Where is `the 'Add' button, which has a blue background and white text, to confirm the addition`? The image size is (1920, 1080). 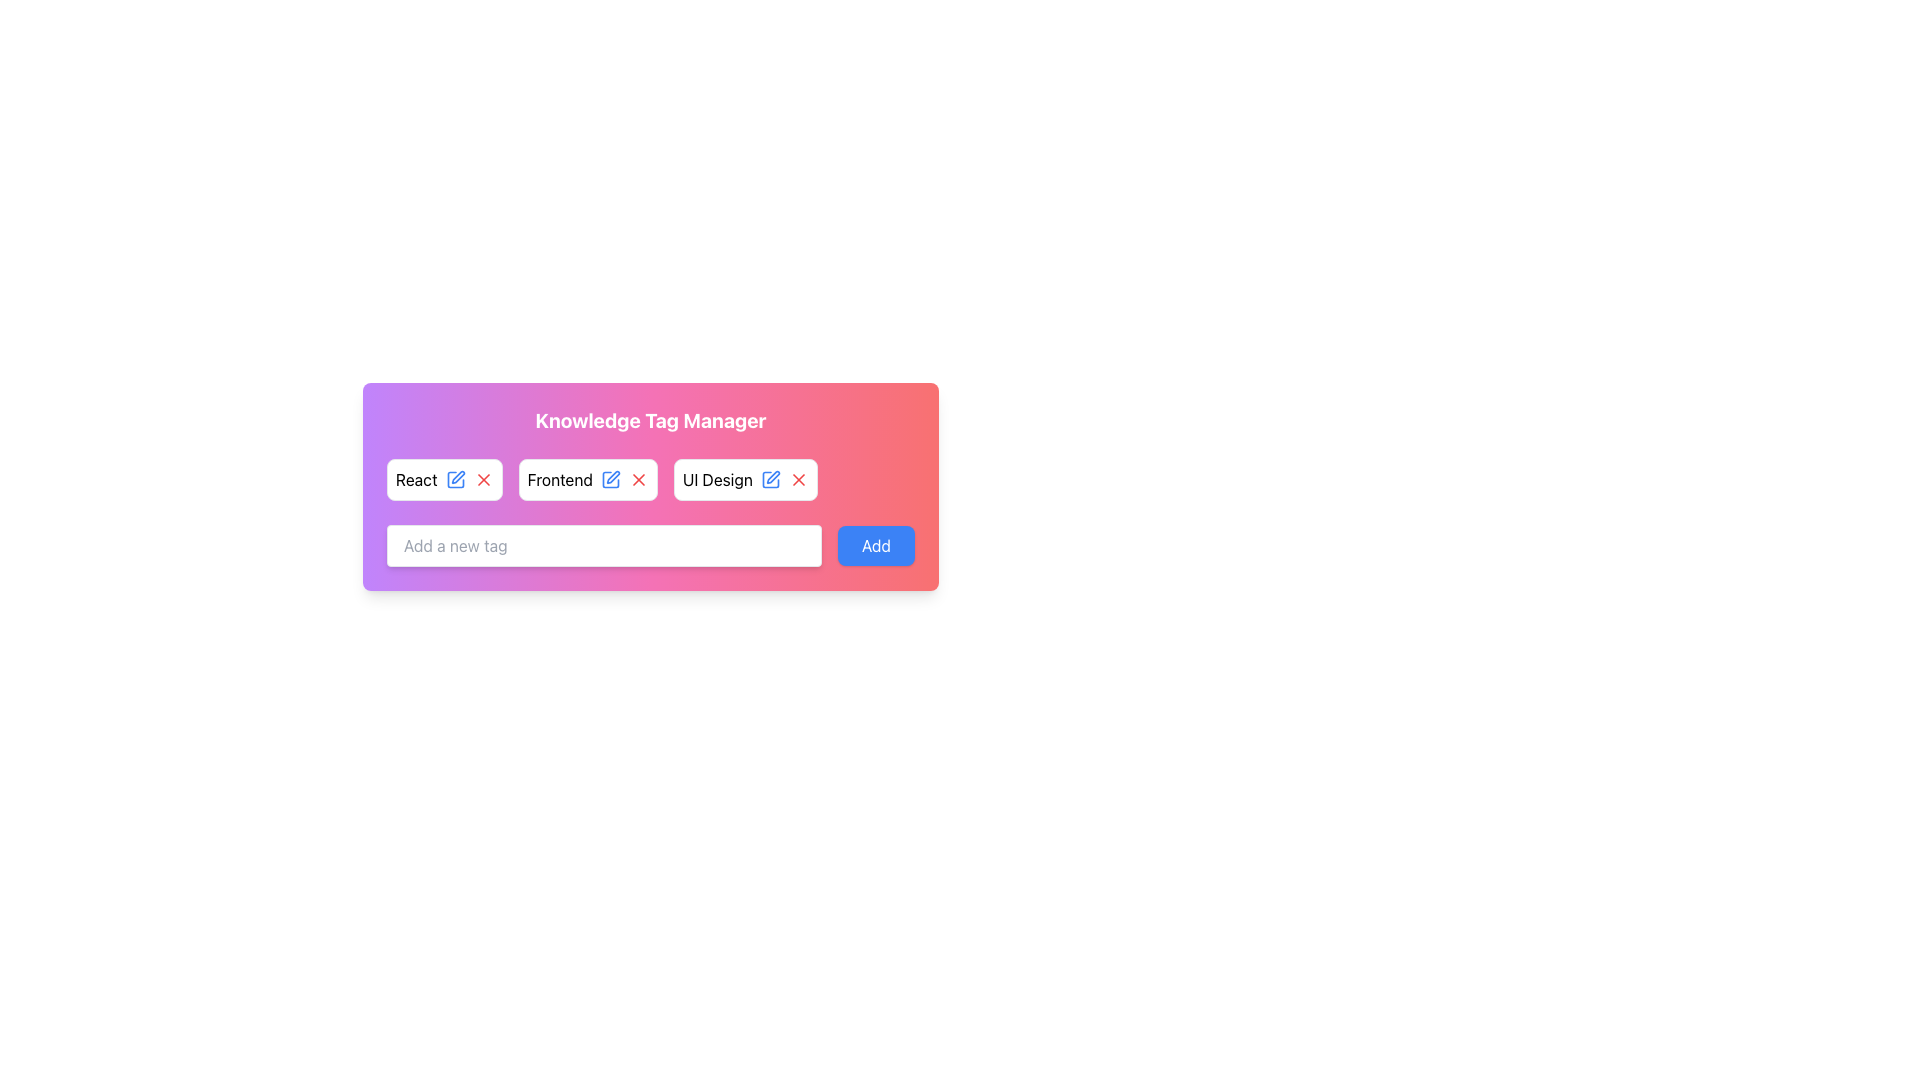
the 'Add' button, which has a blue background and white text, to confirm the addition is located at coordinates (876, 546).